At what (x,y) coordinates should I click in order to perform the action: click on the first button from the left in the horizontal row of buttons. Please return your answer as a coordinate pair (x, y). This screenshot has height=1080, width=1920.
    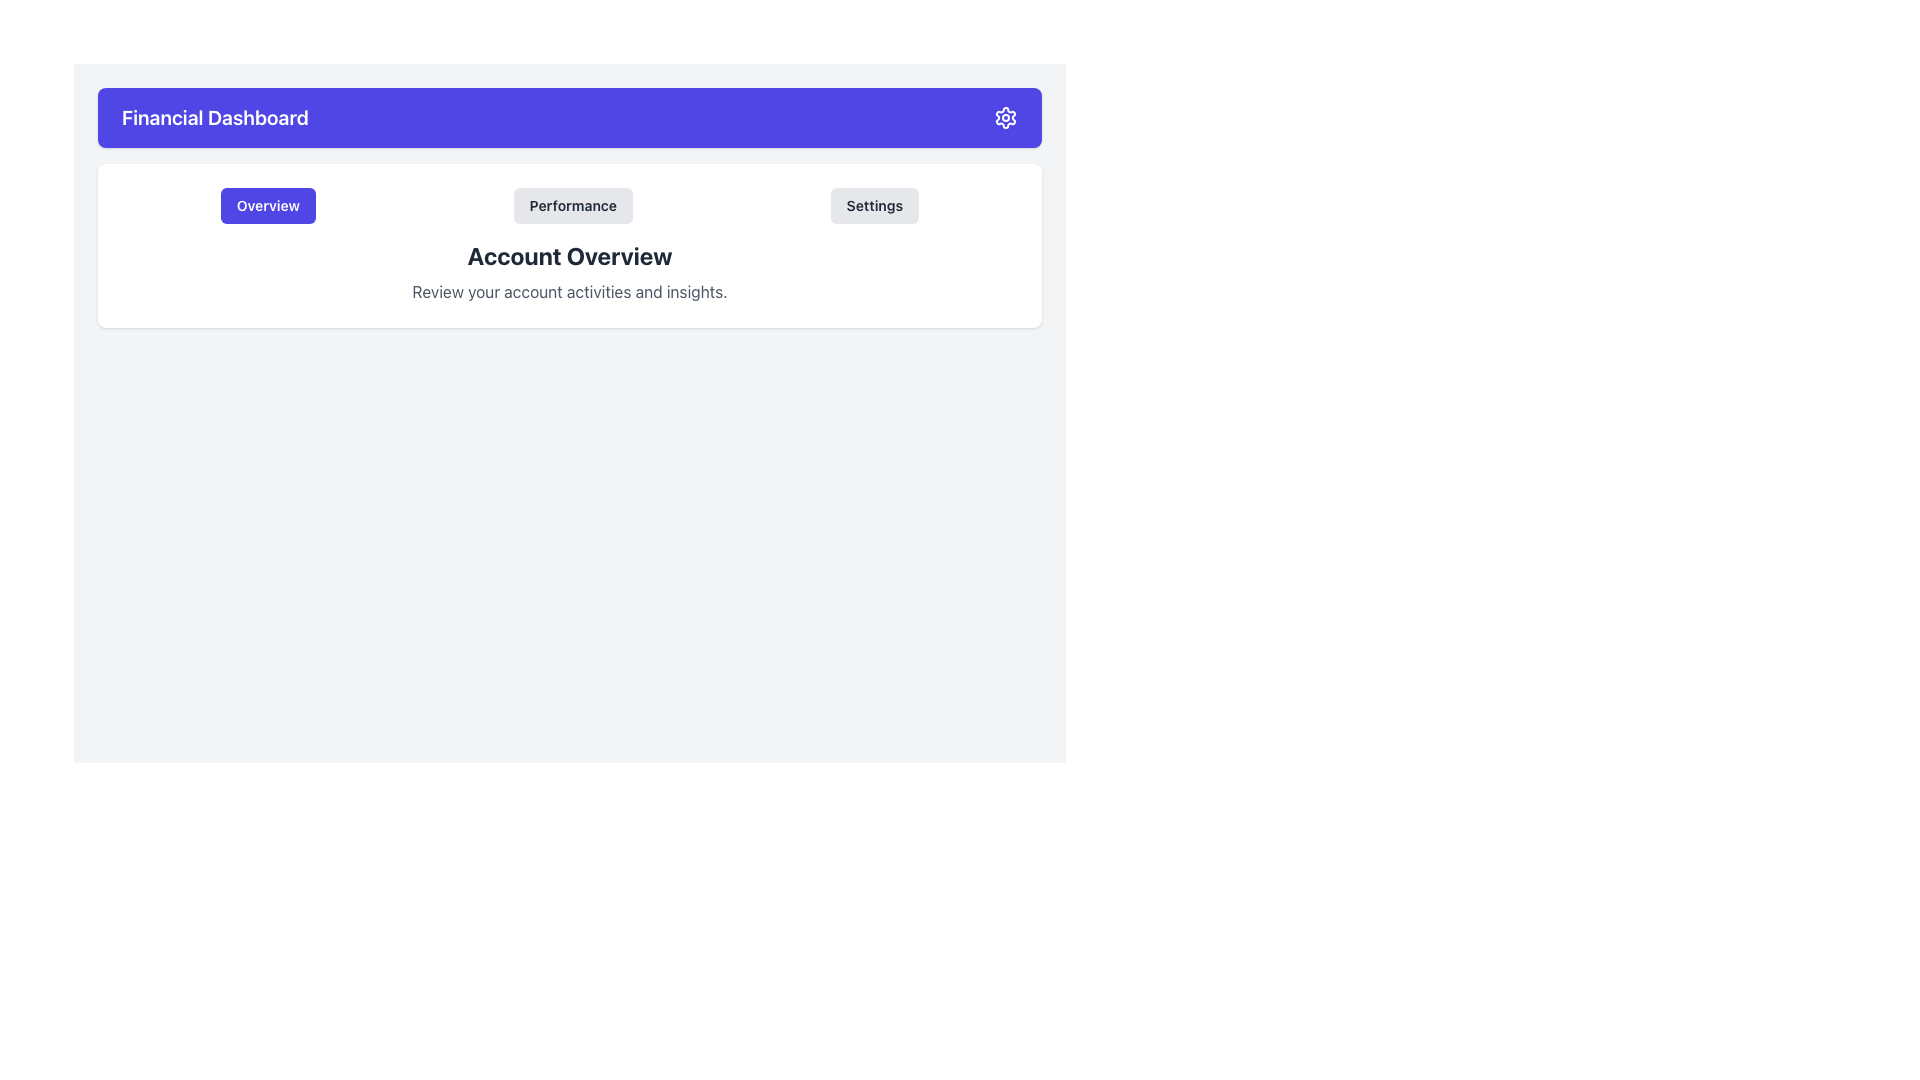
    Looking at the image, I should click on (267, 205).